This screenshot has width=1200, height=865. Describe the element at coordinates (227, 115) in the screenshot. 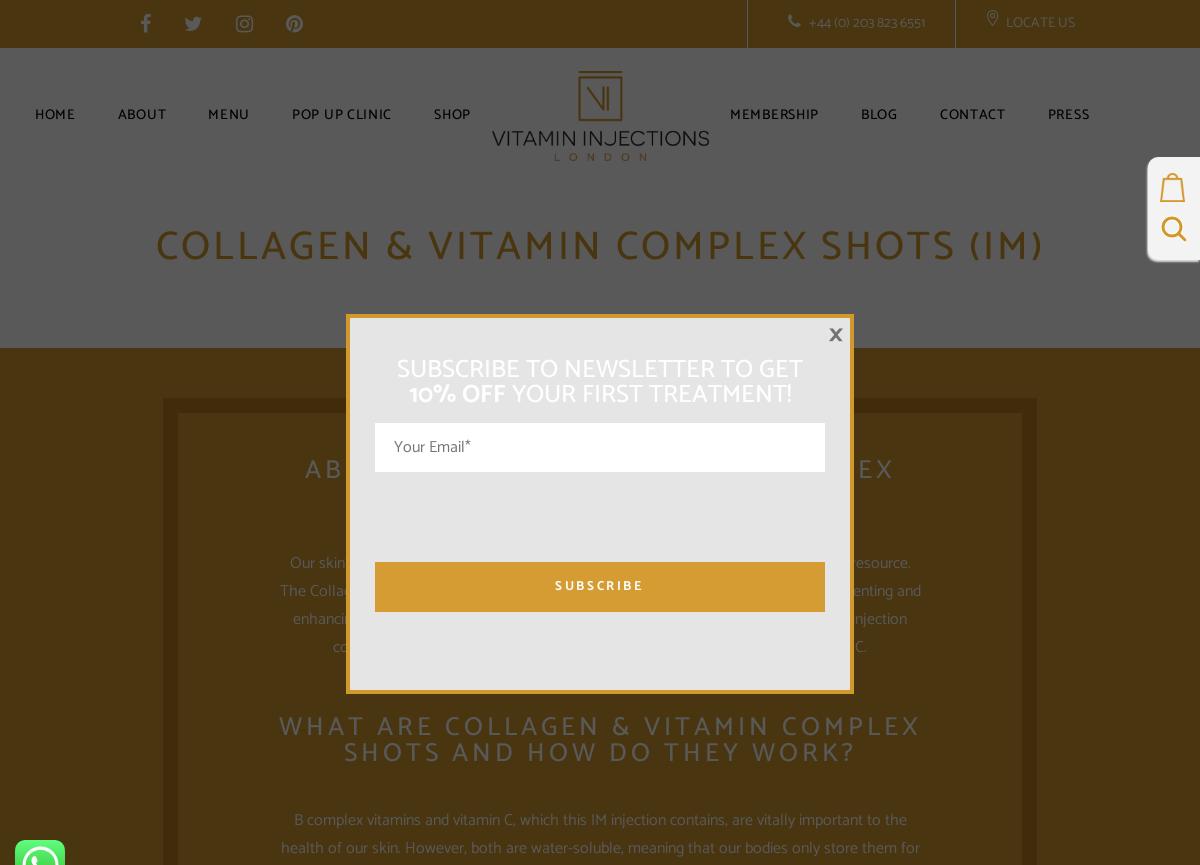

I see `'Menu'` at that location.